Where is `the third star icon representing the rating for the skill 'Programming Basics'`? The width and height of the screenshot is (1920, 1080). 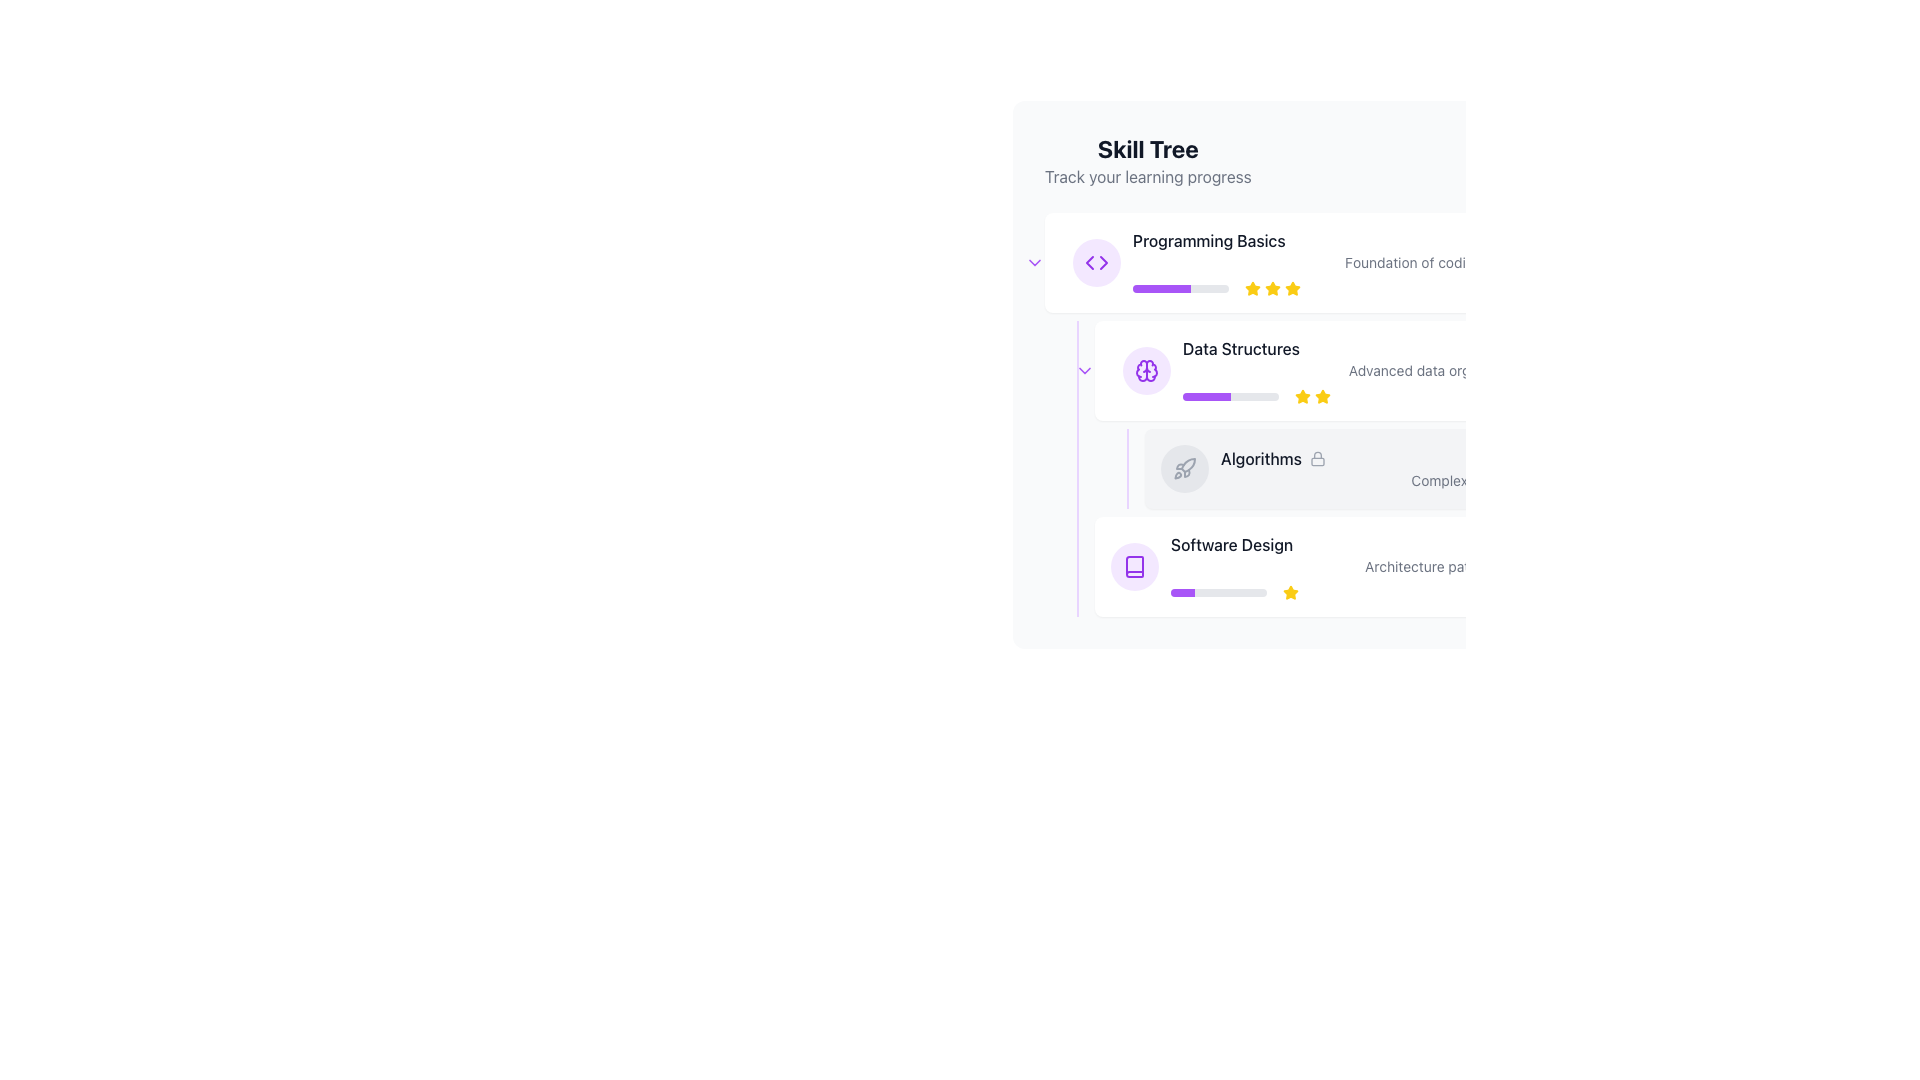 the third star icon representing the rating for the skill 'Programming Basics' is located at coordinates (1292, 288).